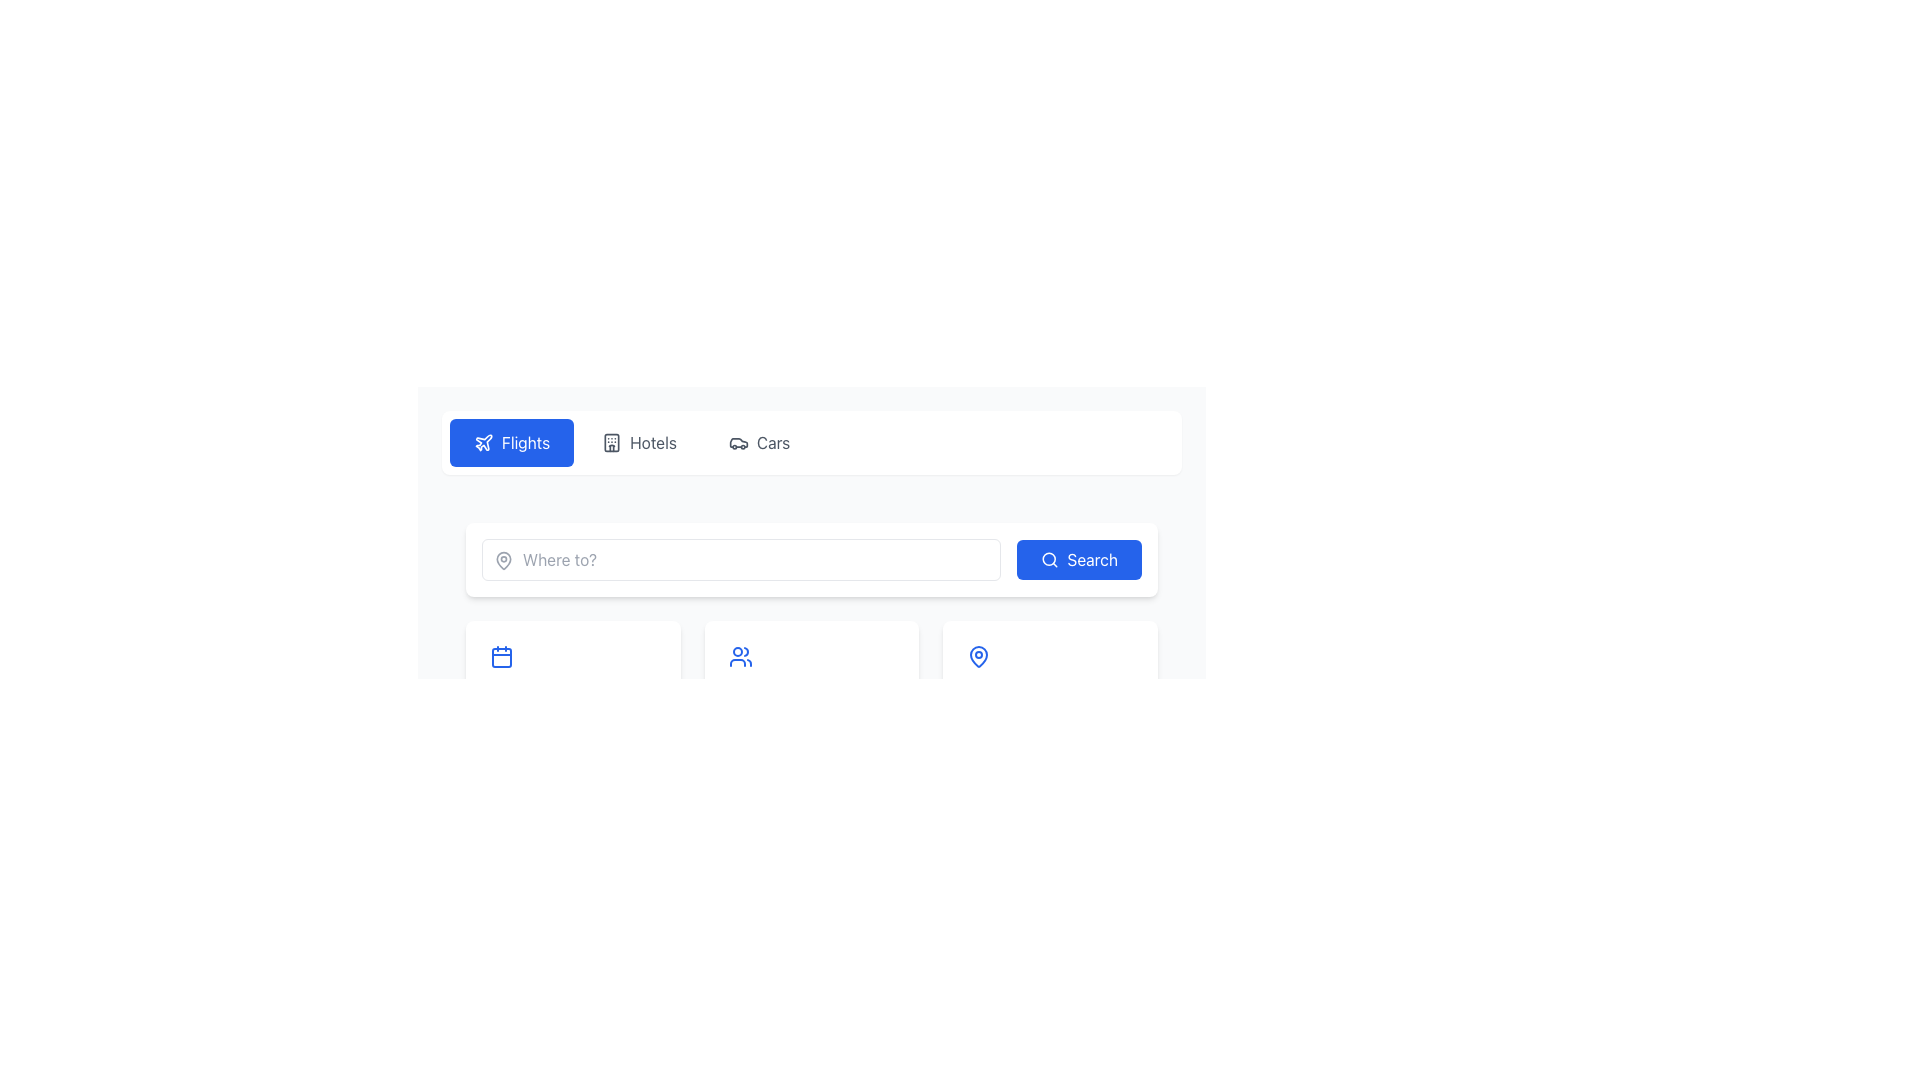 This screenshot has width=1920, height=1080. Describe the element at coordinates (737, 442) in the screenshot. I see `the stylized car icon in the horizontal navigation bar` at that location.